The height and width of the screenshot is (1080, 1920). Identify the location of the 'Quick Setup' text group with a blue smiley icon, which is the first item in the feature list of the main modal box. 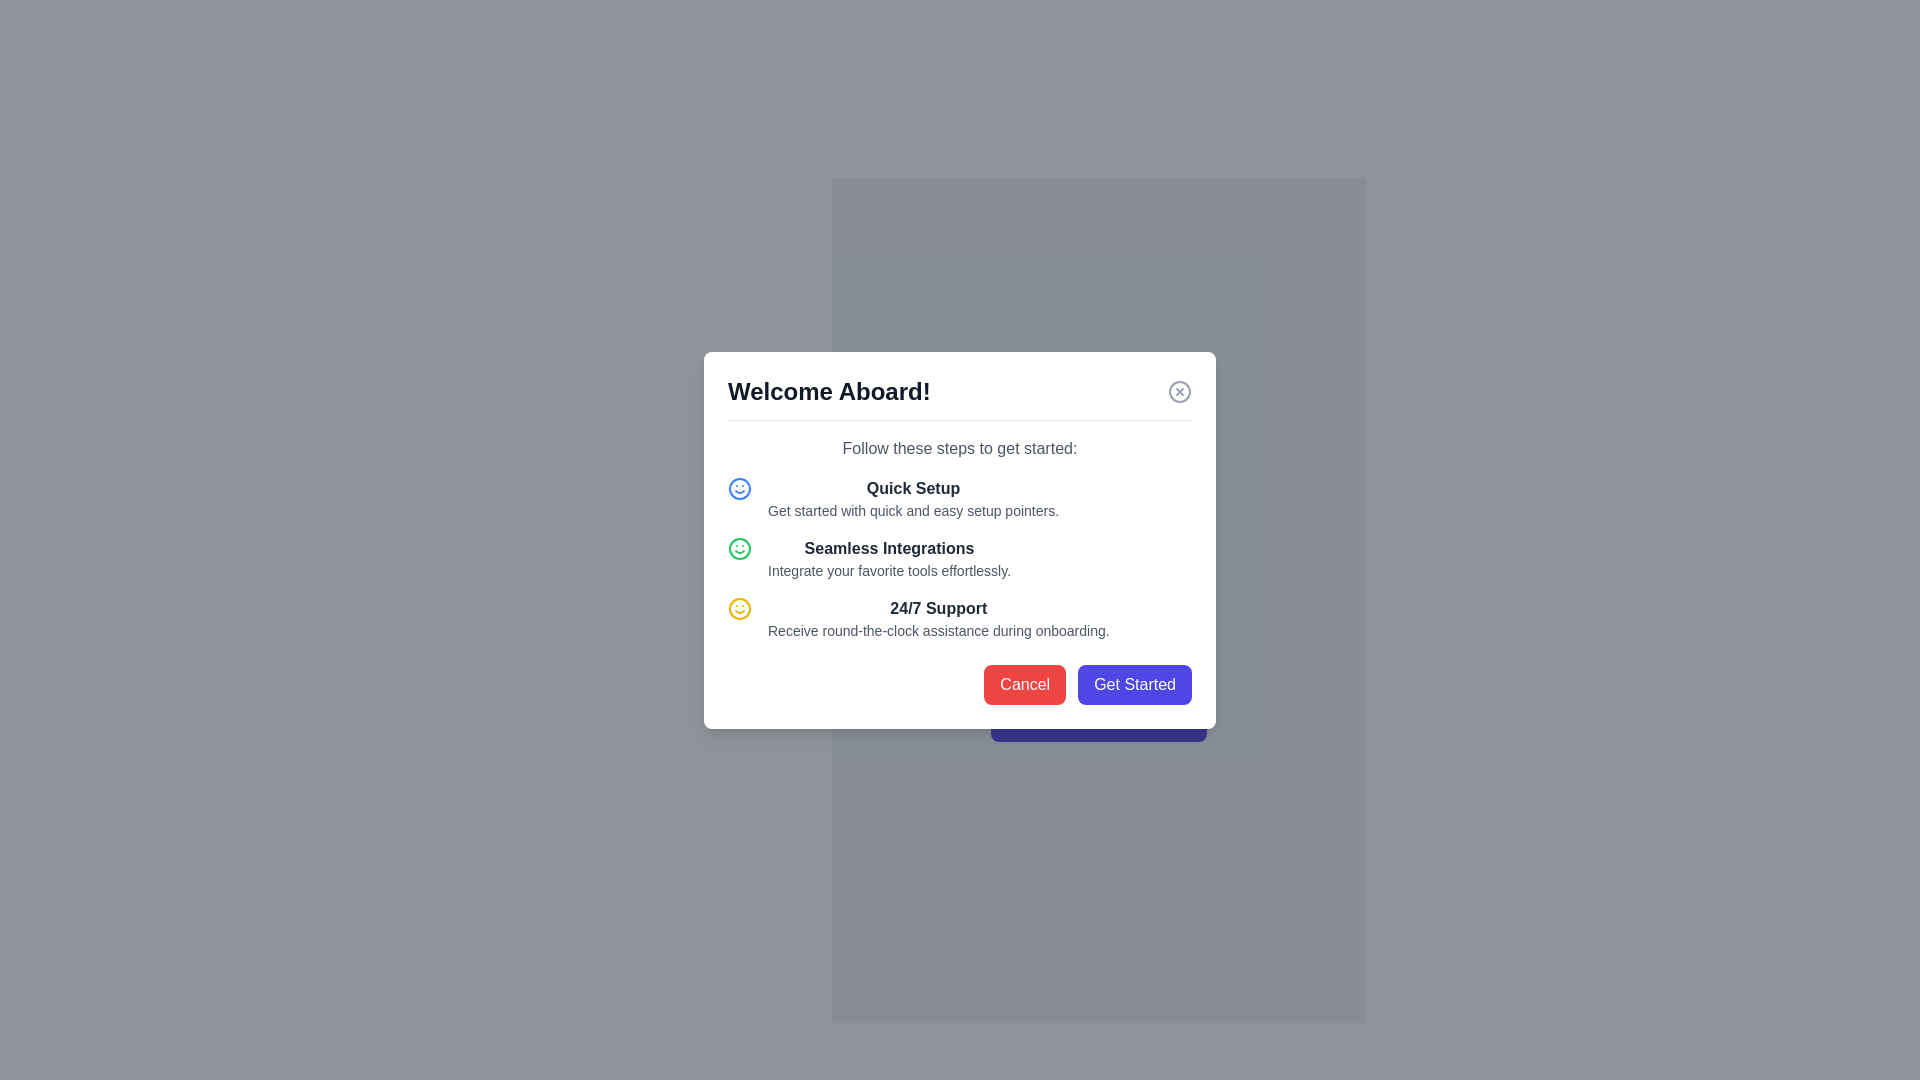
(960, 497).